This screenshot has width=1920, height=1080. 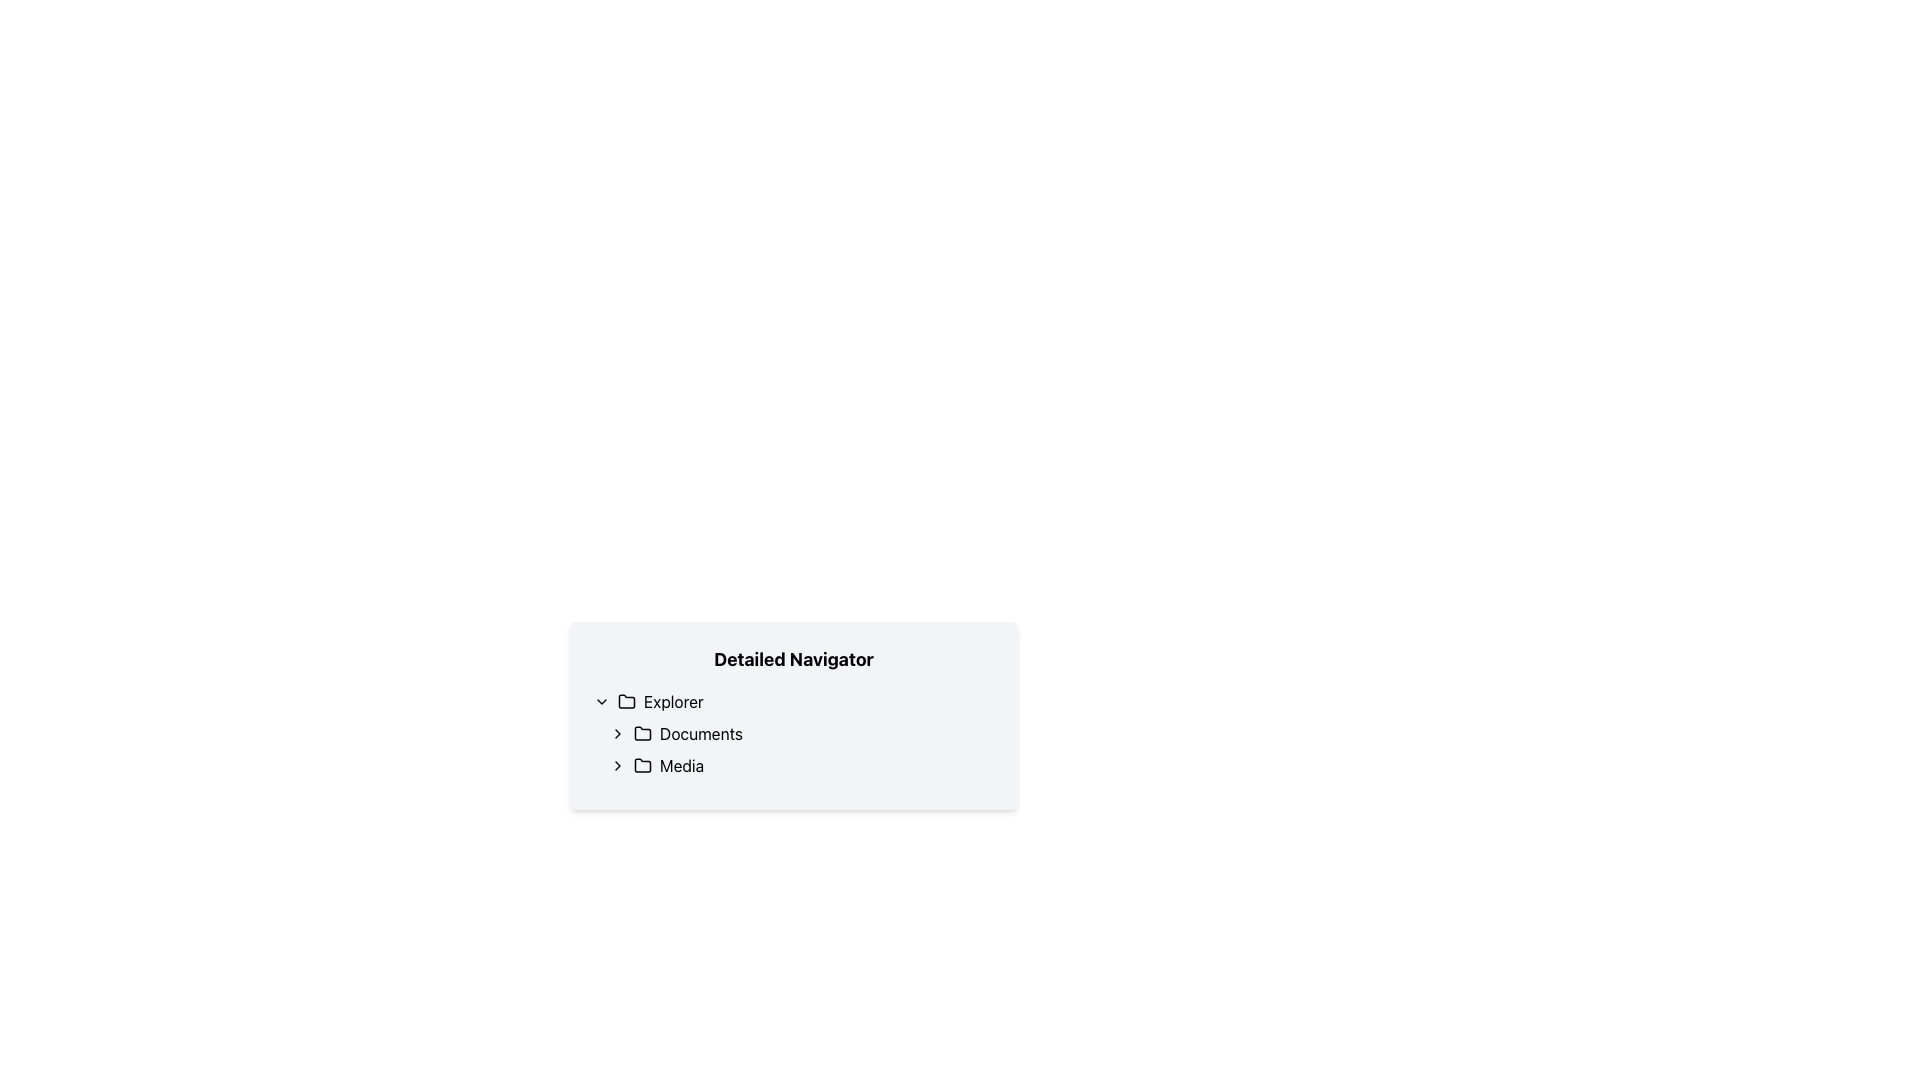 I want to click on the 'Media' folder icon in the Detailed Navigator UI panel, so click(x=643, y=764).